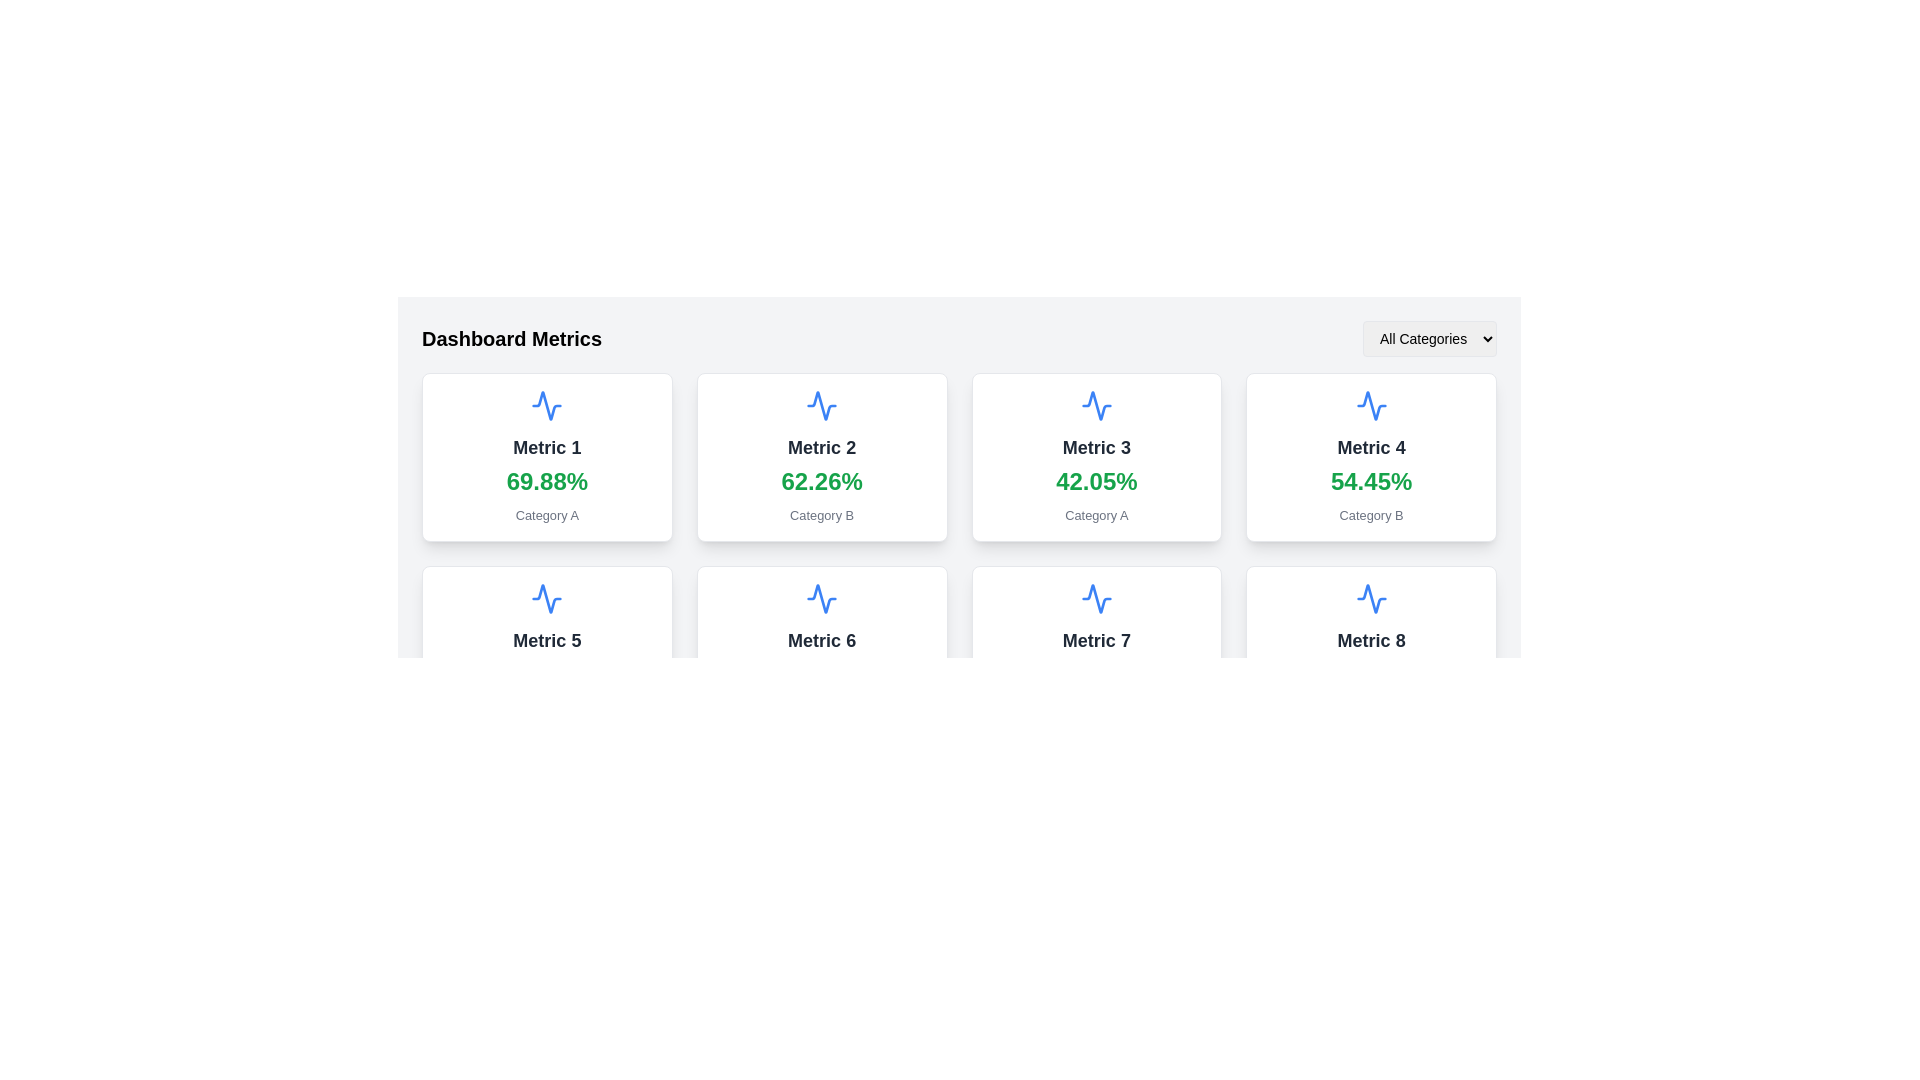 Image resolution: width=1920 pixels, height=1080 pixels. I want to click on the waveform icon with a blue stroke located at the center-top of the 'Metric 3' card in the second row and third column of the grid layout, so click(1095, 405).